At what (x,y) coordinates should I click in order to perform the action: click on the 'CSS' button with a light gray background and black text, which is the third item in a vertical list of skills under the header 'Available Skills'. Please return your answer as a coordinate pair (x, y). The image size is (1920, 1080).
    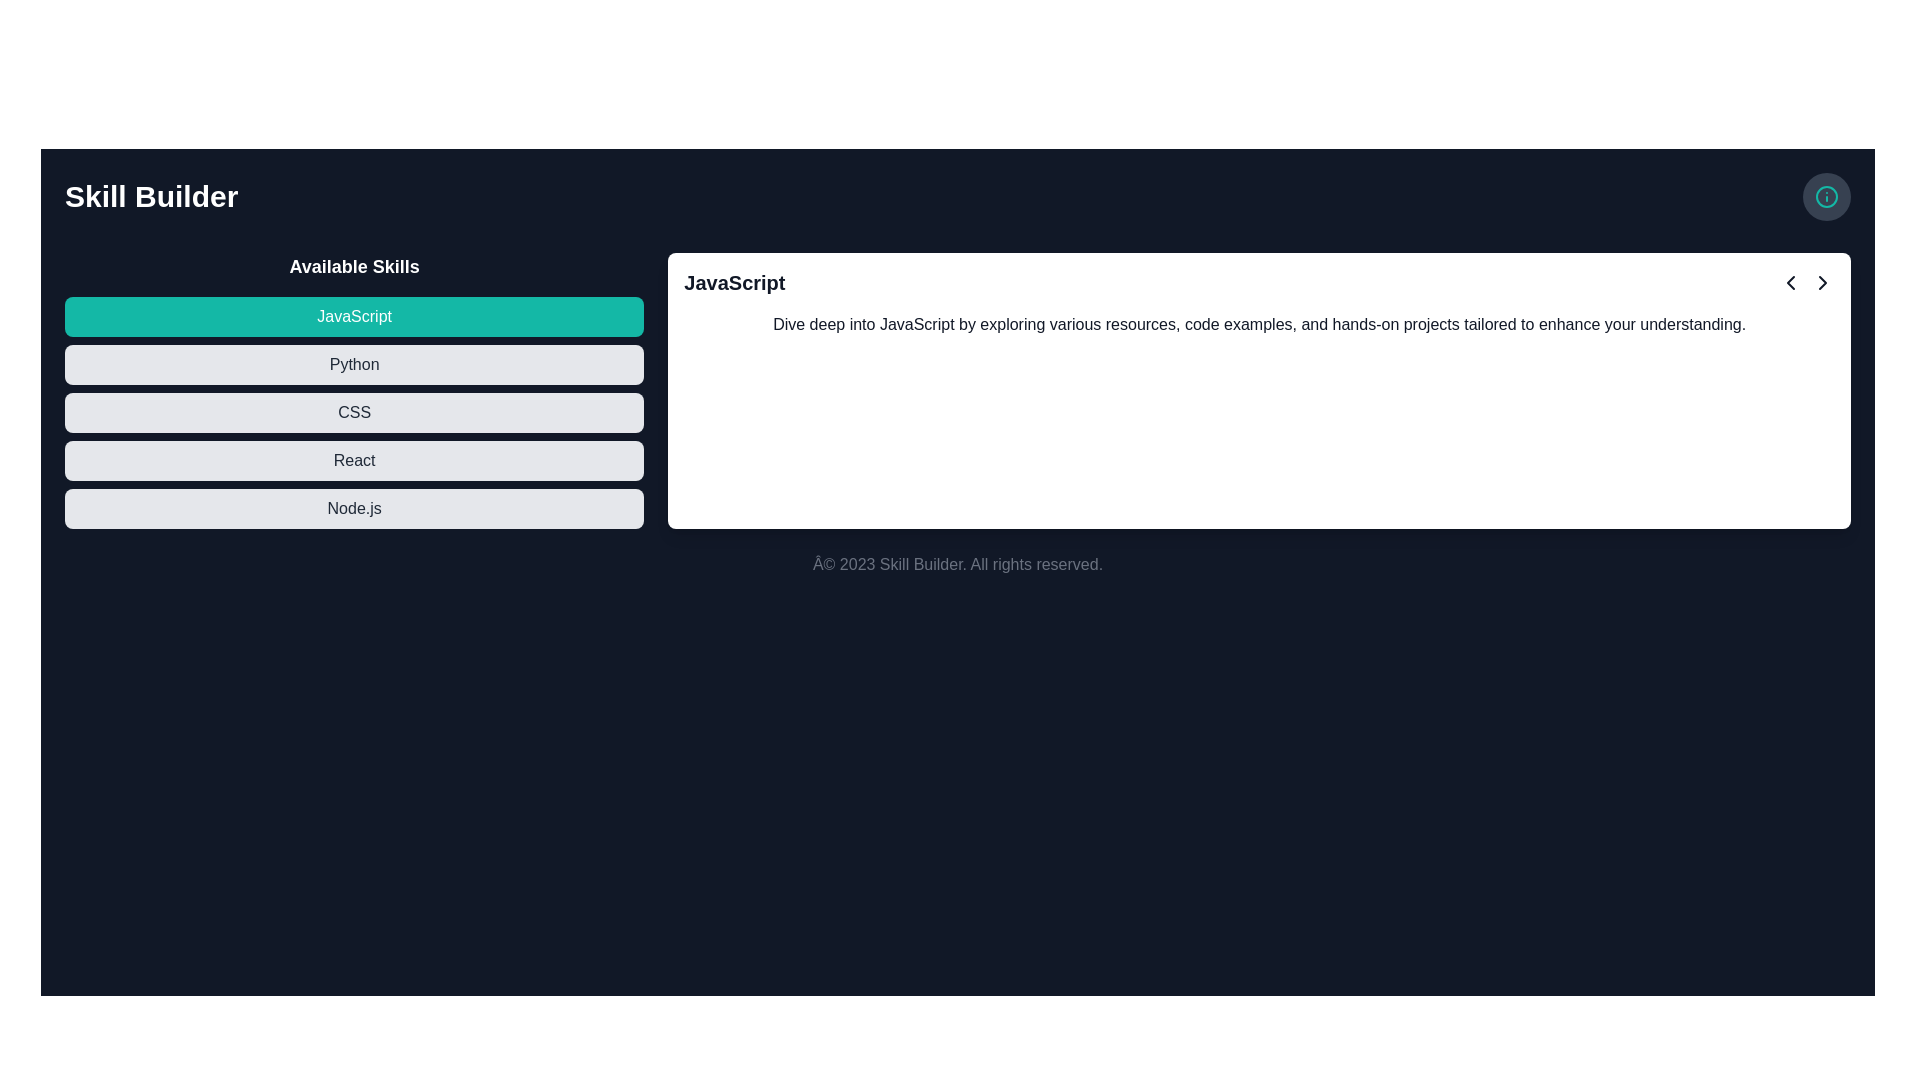
    Looking at the image, I should click on (354, 411).